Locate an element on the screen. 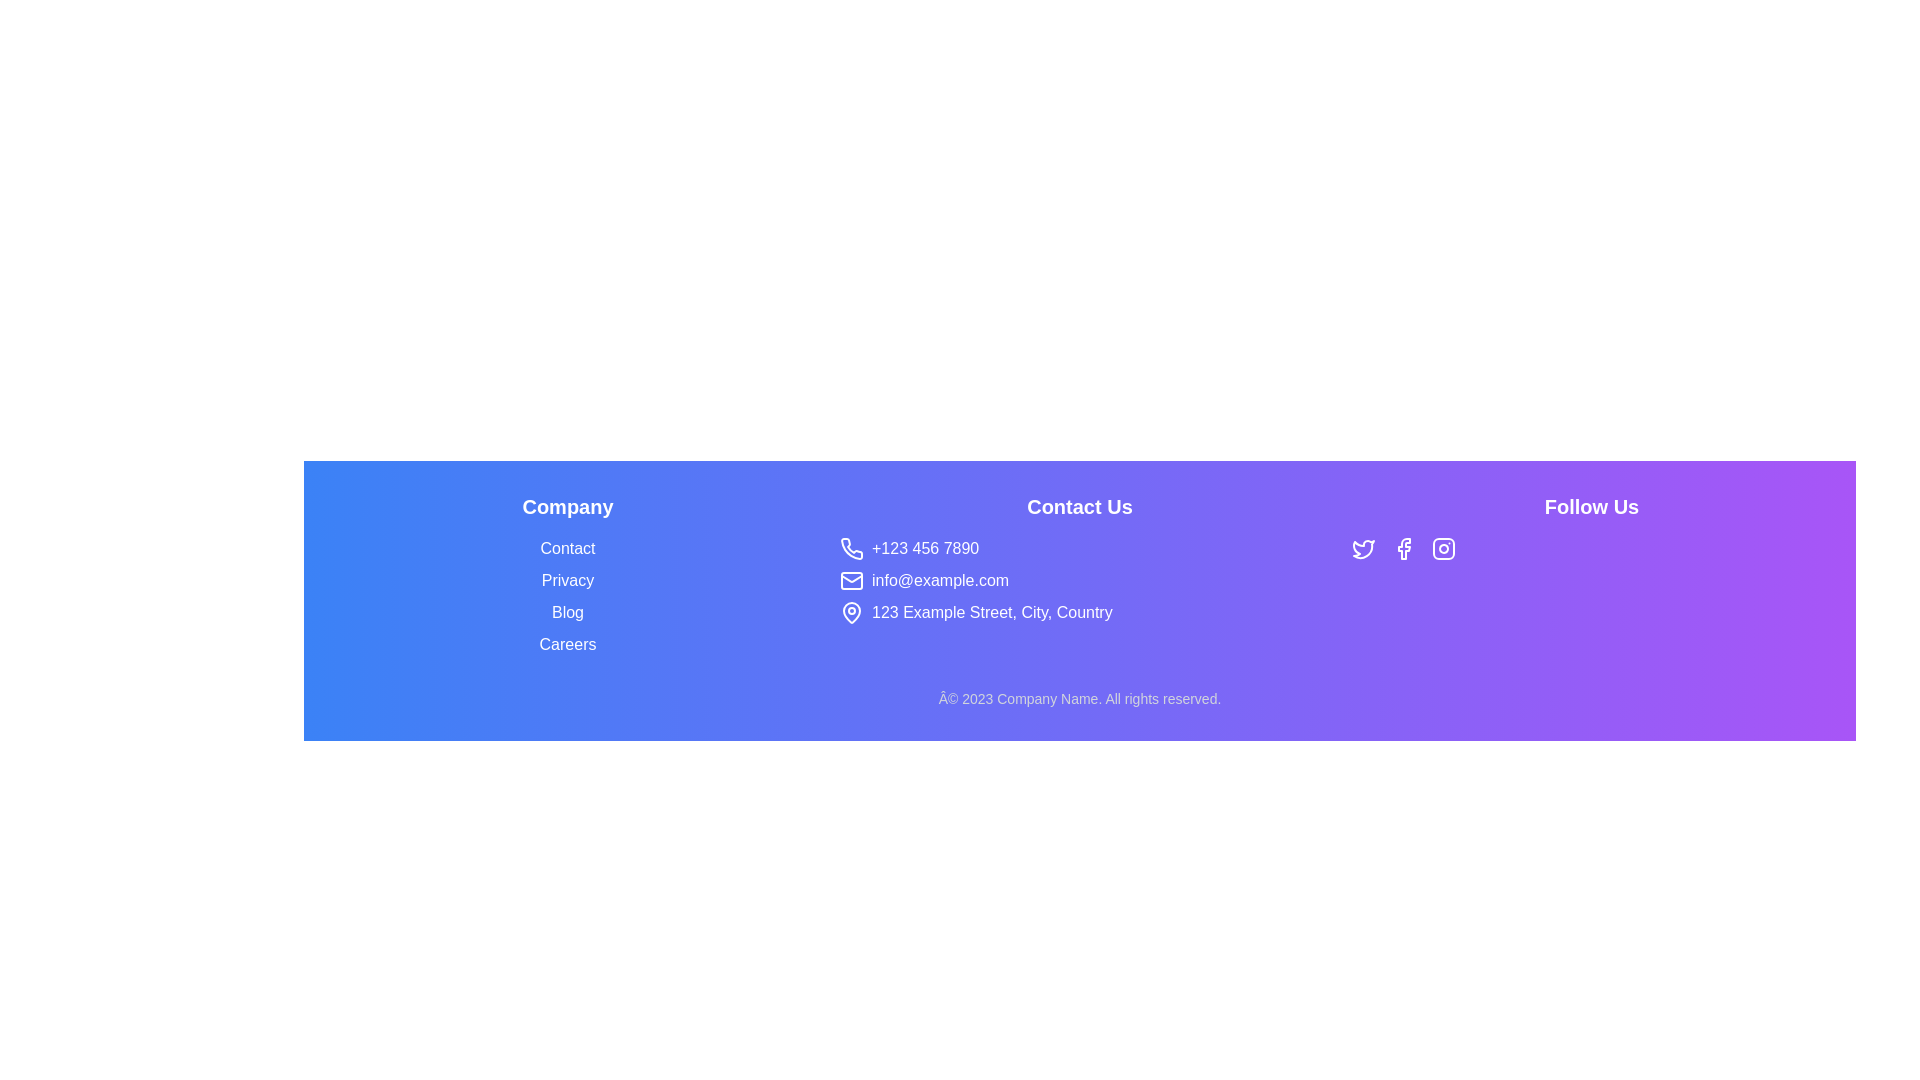 This screenshot has width=1920, height=1080. the Text label indicating the section dedicated to contact information, which is located at the top of the contact information group is located at coordinates (1079, 505).